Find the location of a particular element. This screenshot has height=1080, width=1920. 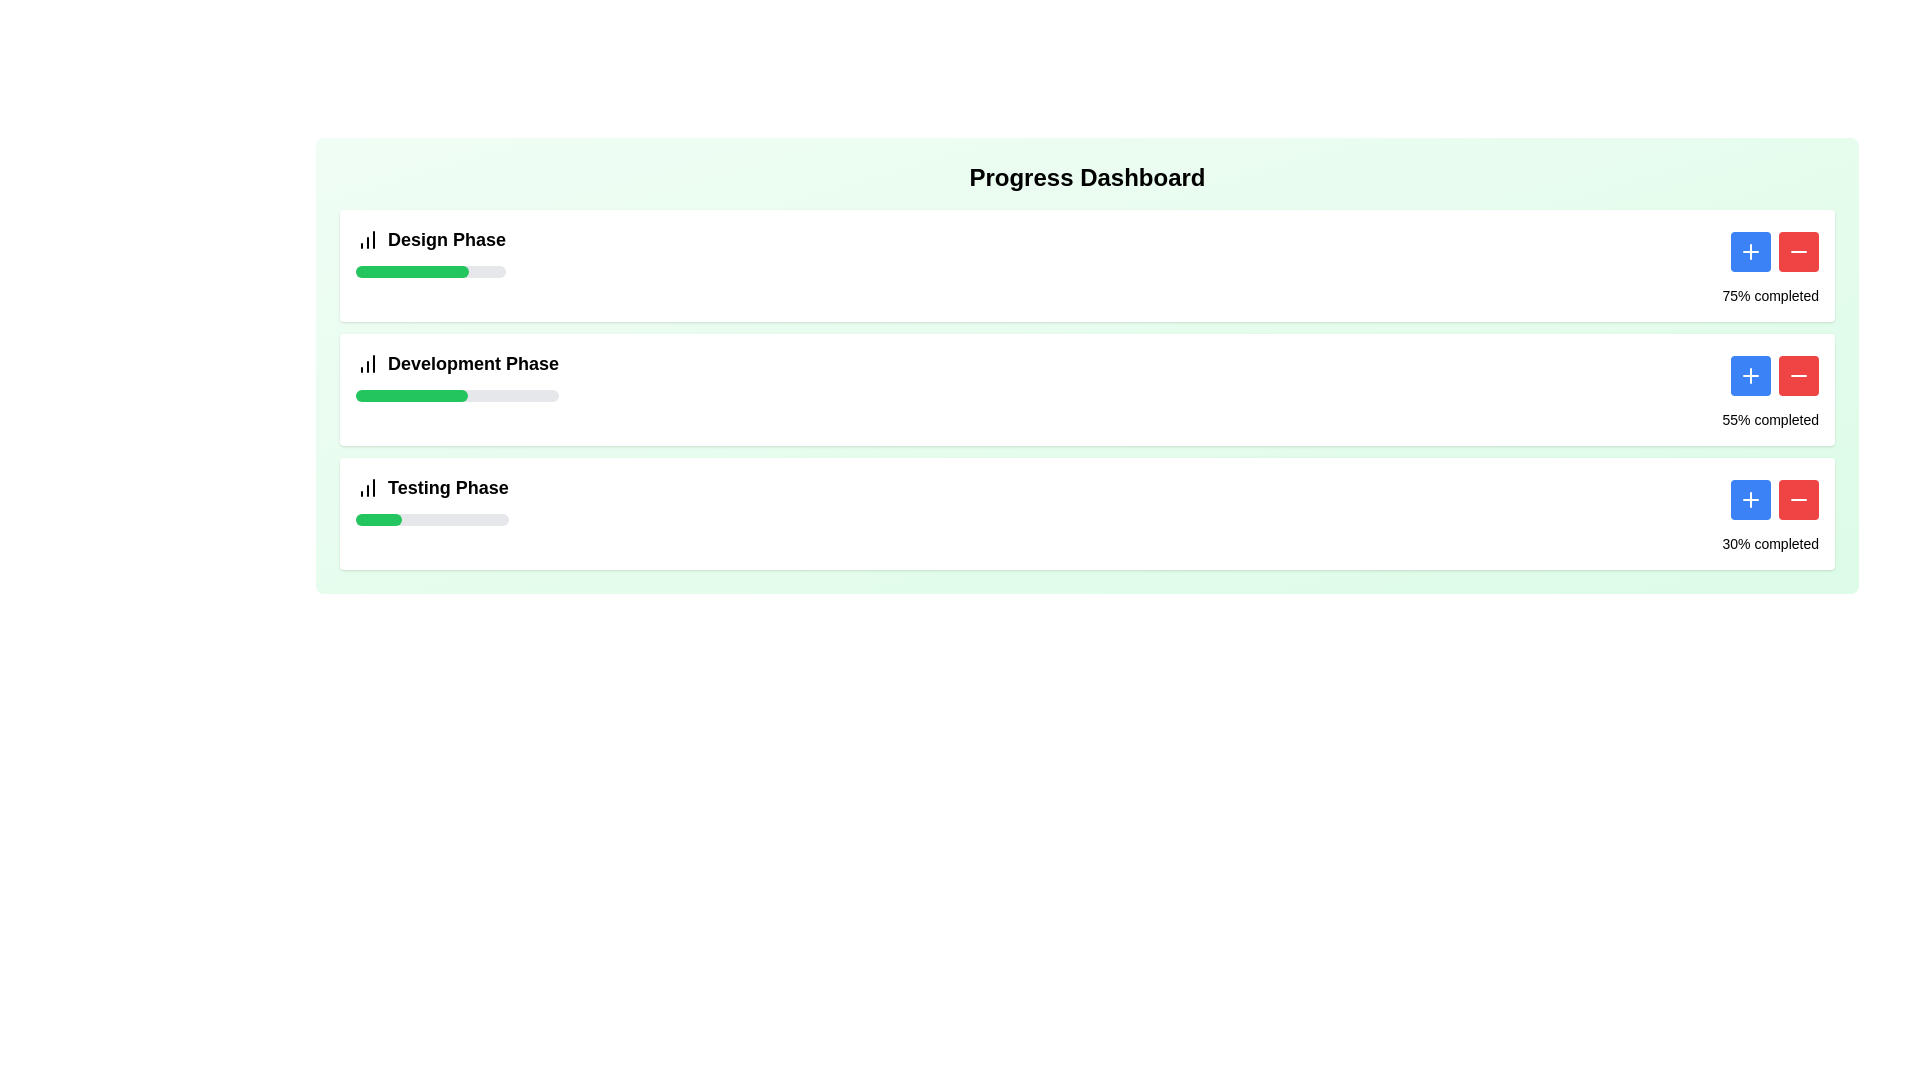

the green progress indicator bar that represents the 'Development Phase', which occupies 55% of the width of its light gray background bar is located at coordinates (410, 396).